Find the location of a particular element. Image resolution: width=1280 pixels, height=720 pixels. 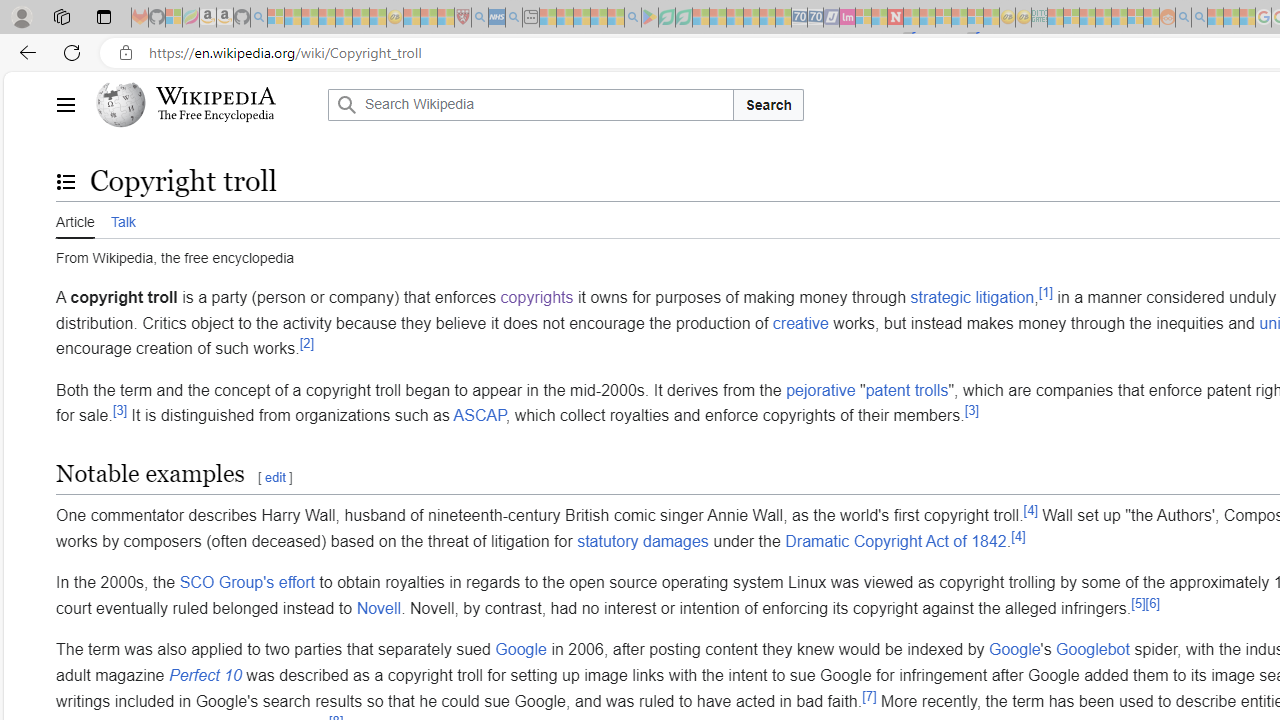

'Perfect 10' is located at coordinates (204, 675).